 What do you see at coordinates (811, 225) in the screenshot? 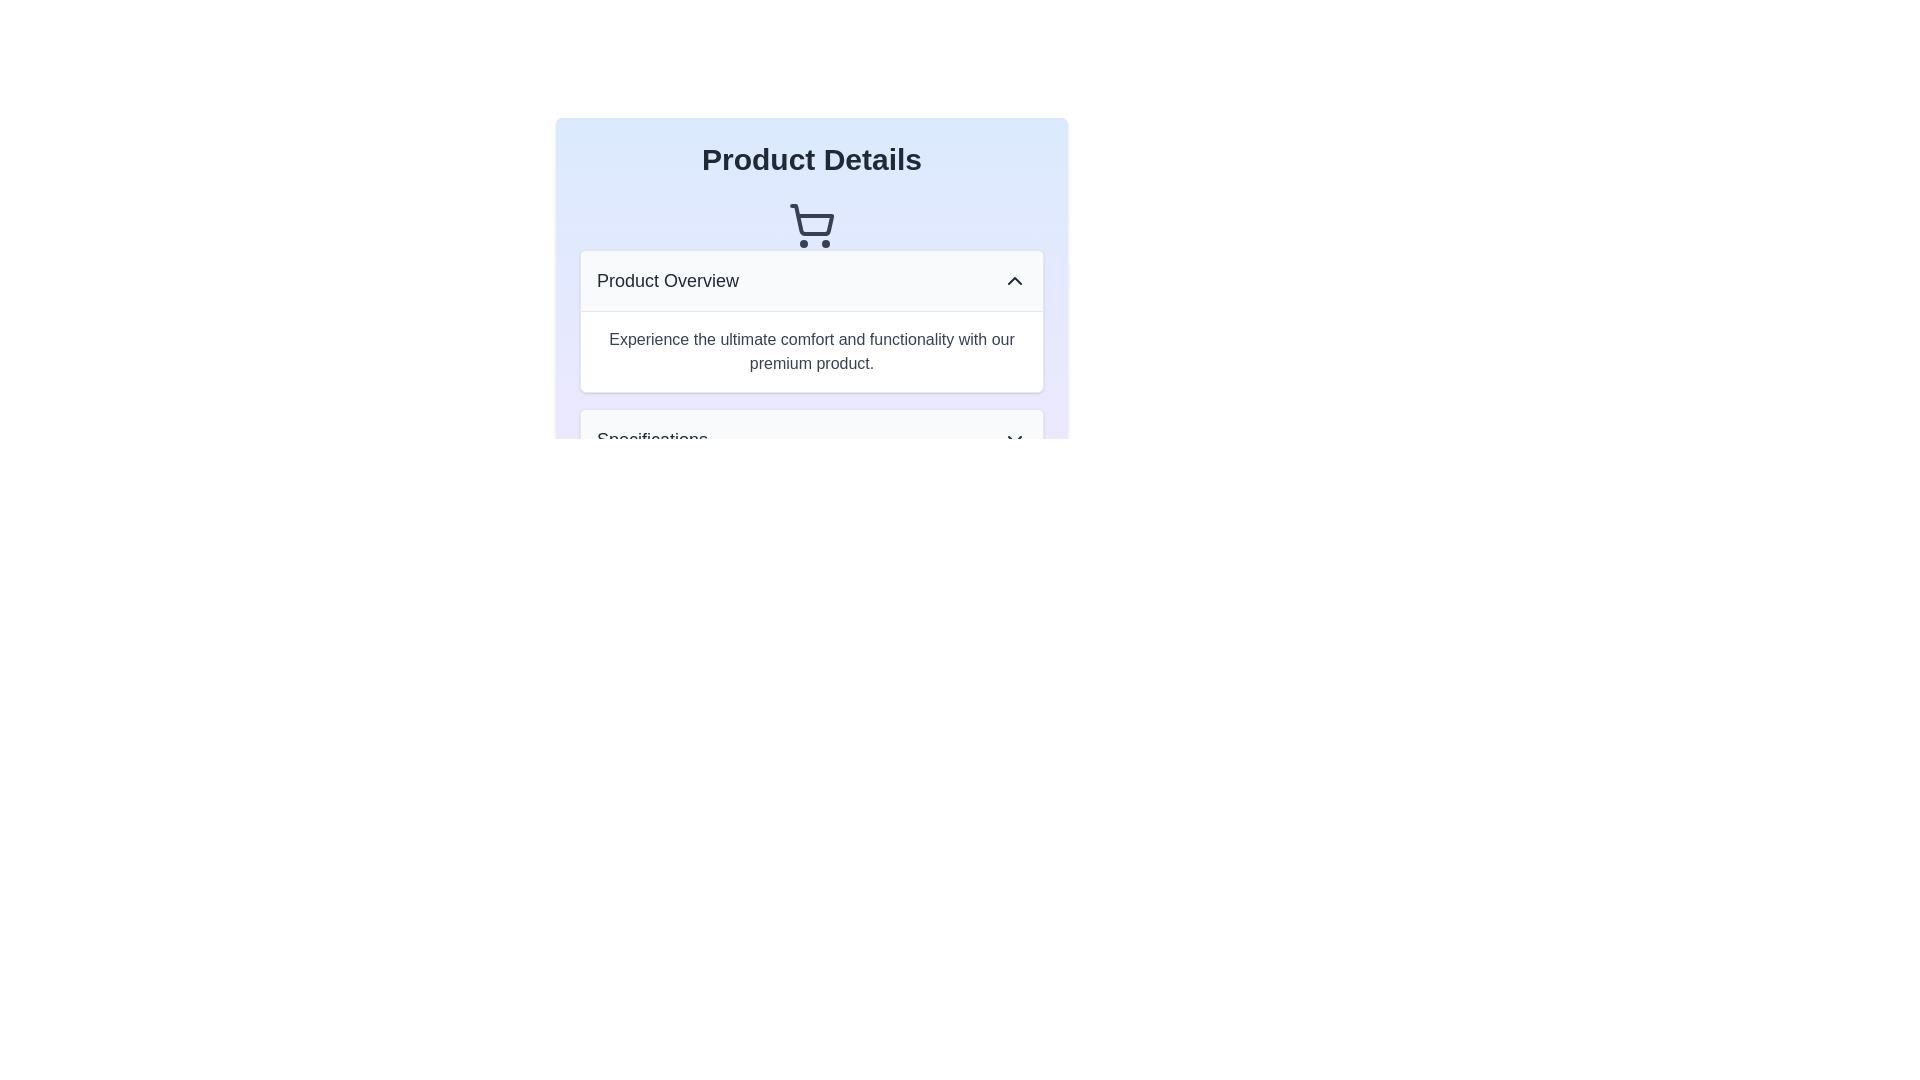
I see `the shopping cart icon located in the 'Product Details' section, positioned beneath the header and above the 'Product Overview' content block` at bounding box center [811, 225].